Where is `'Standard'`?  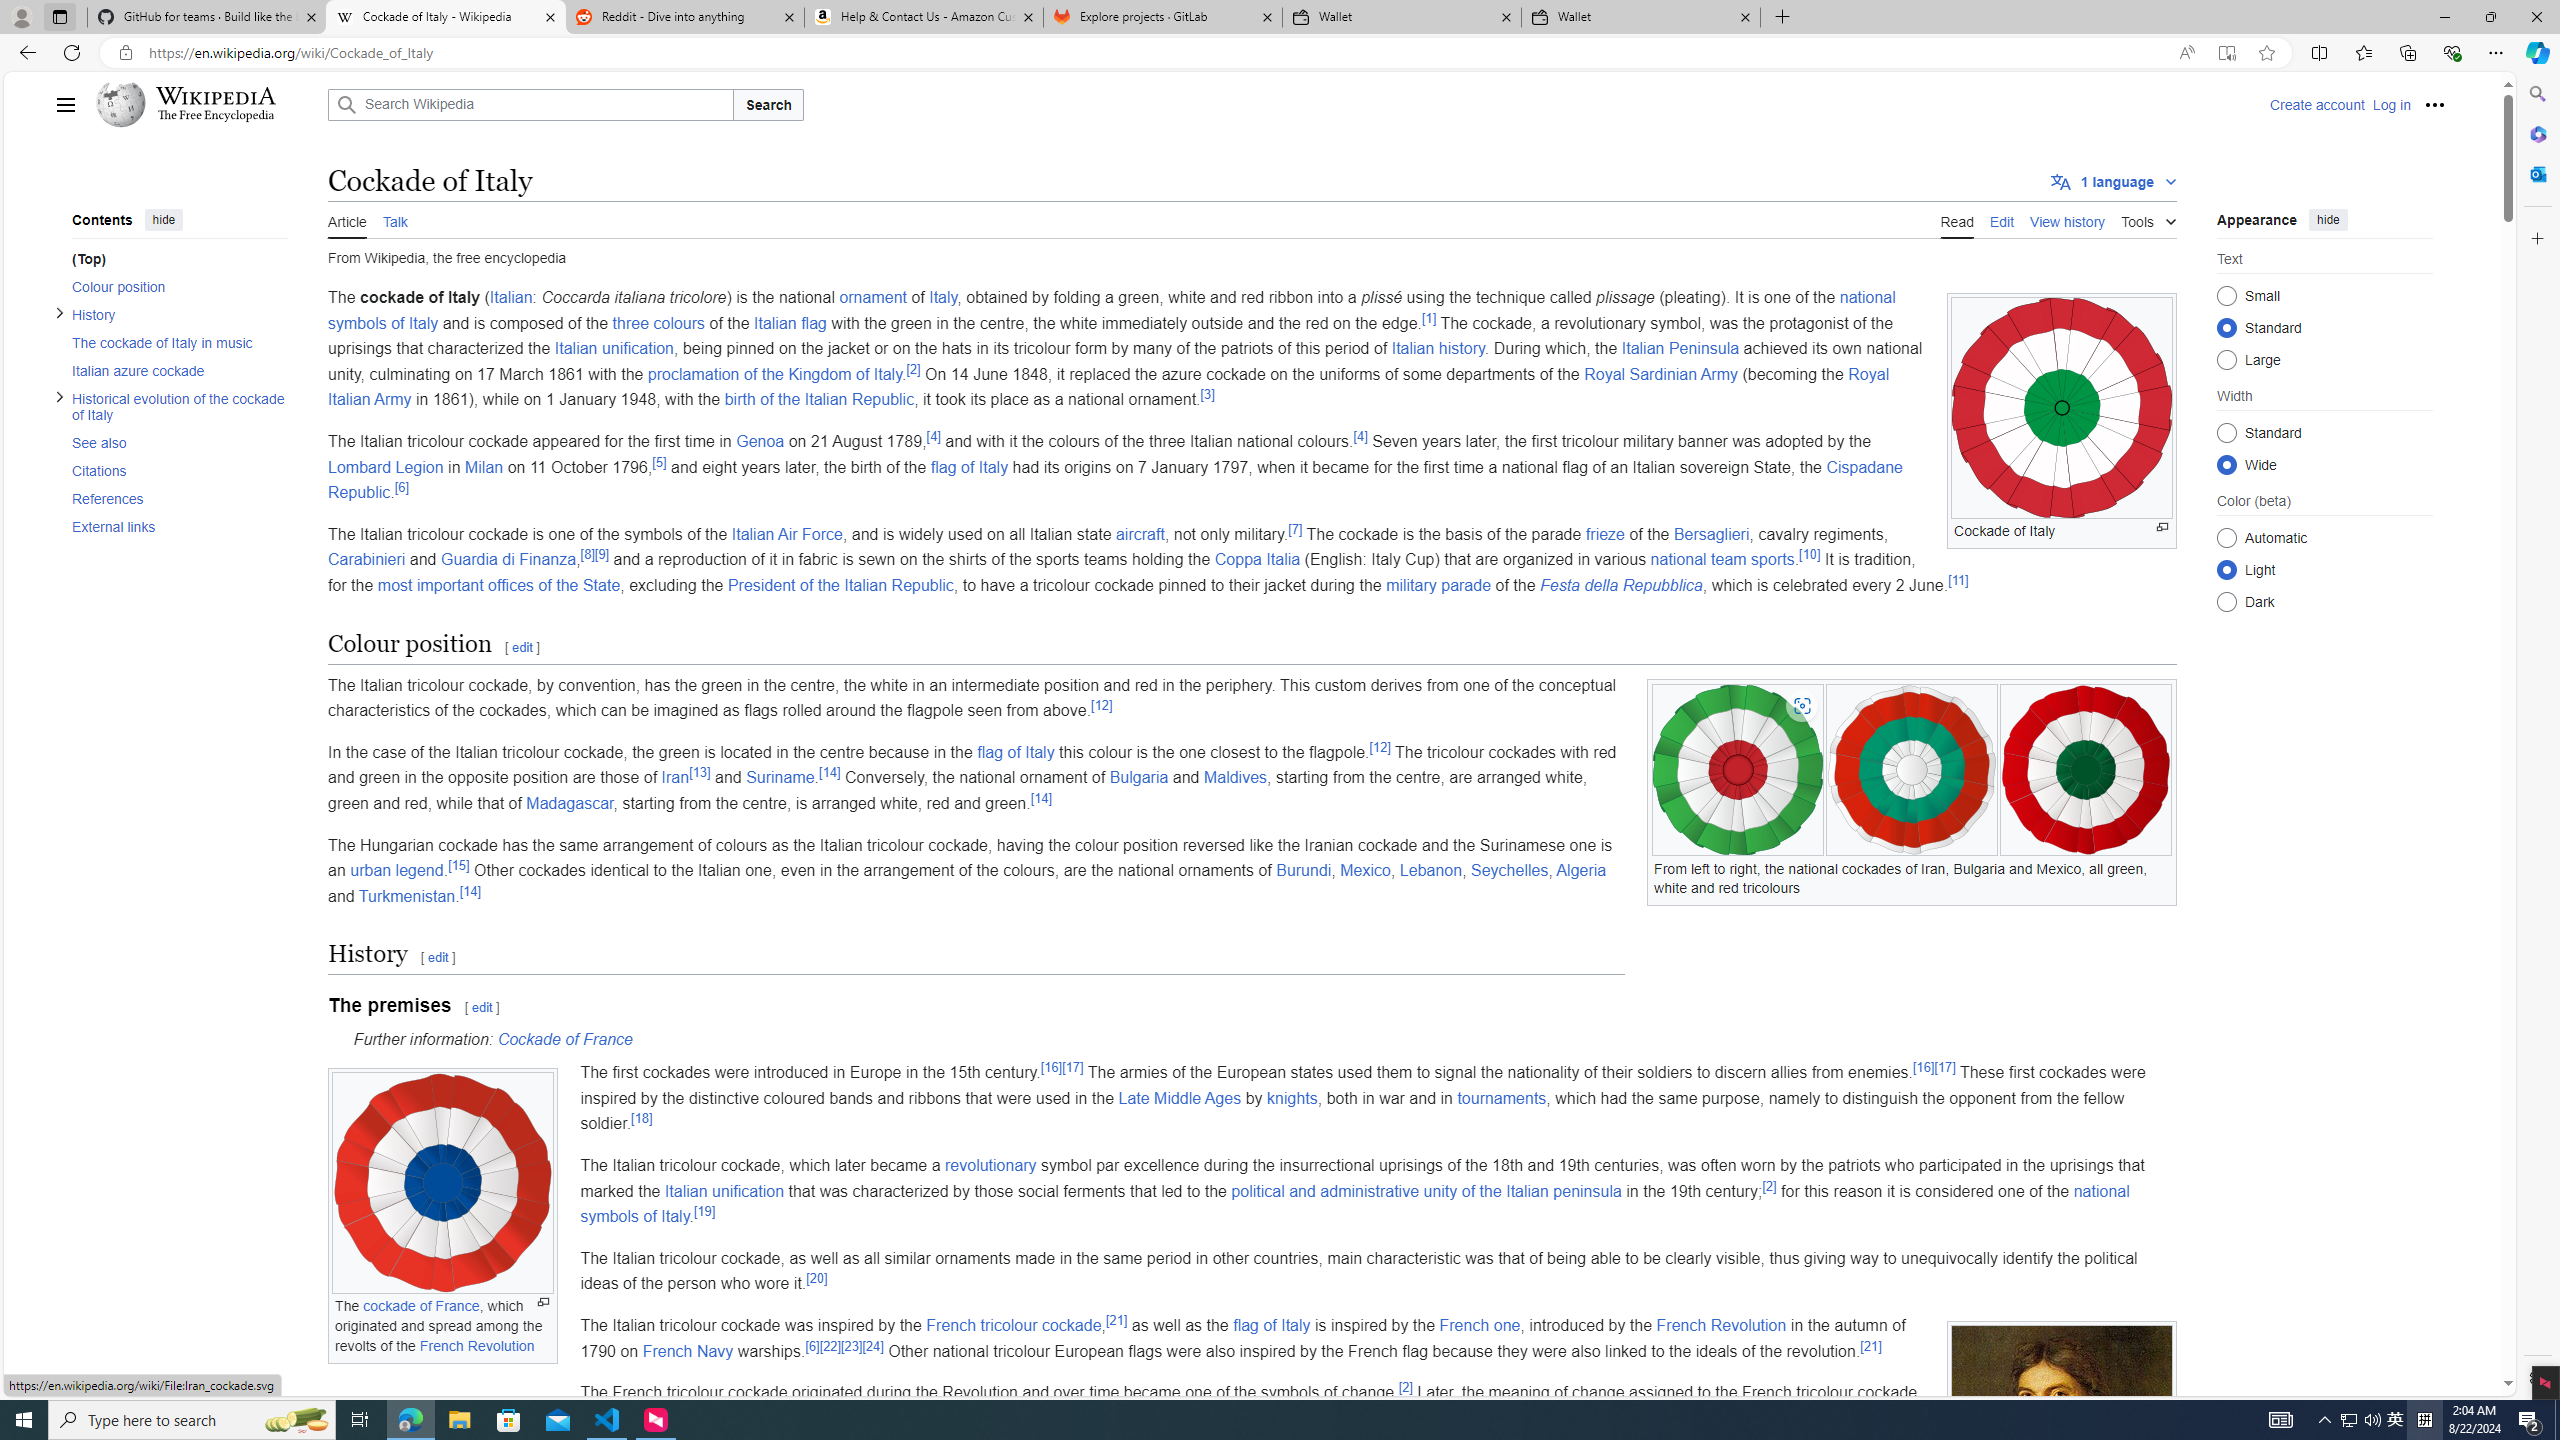
'Standard' is located at coordinates (2226, 432).